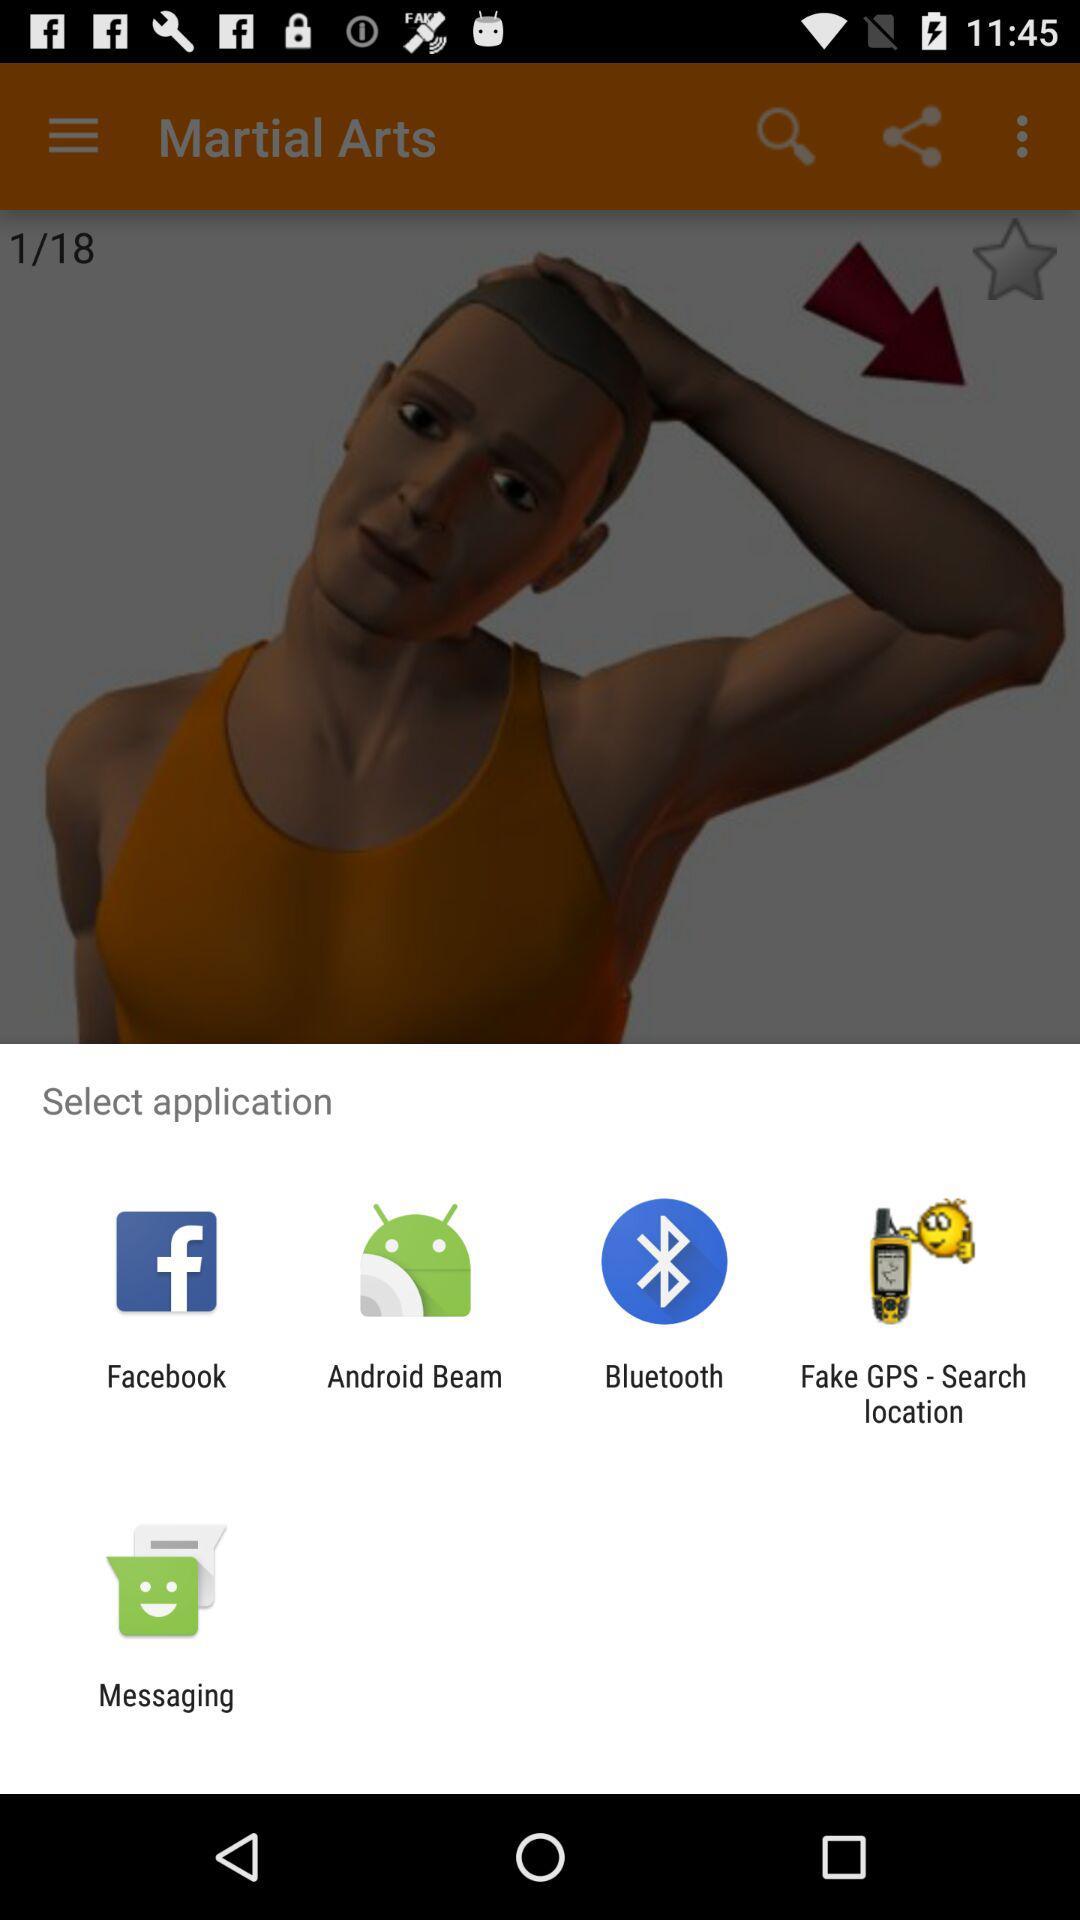  What do you see at coordinates (414, 1392) in the screenshot?
I see `item next to facebook icon` at bounding box center [414, 1392].